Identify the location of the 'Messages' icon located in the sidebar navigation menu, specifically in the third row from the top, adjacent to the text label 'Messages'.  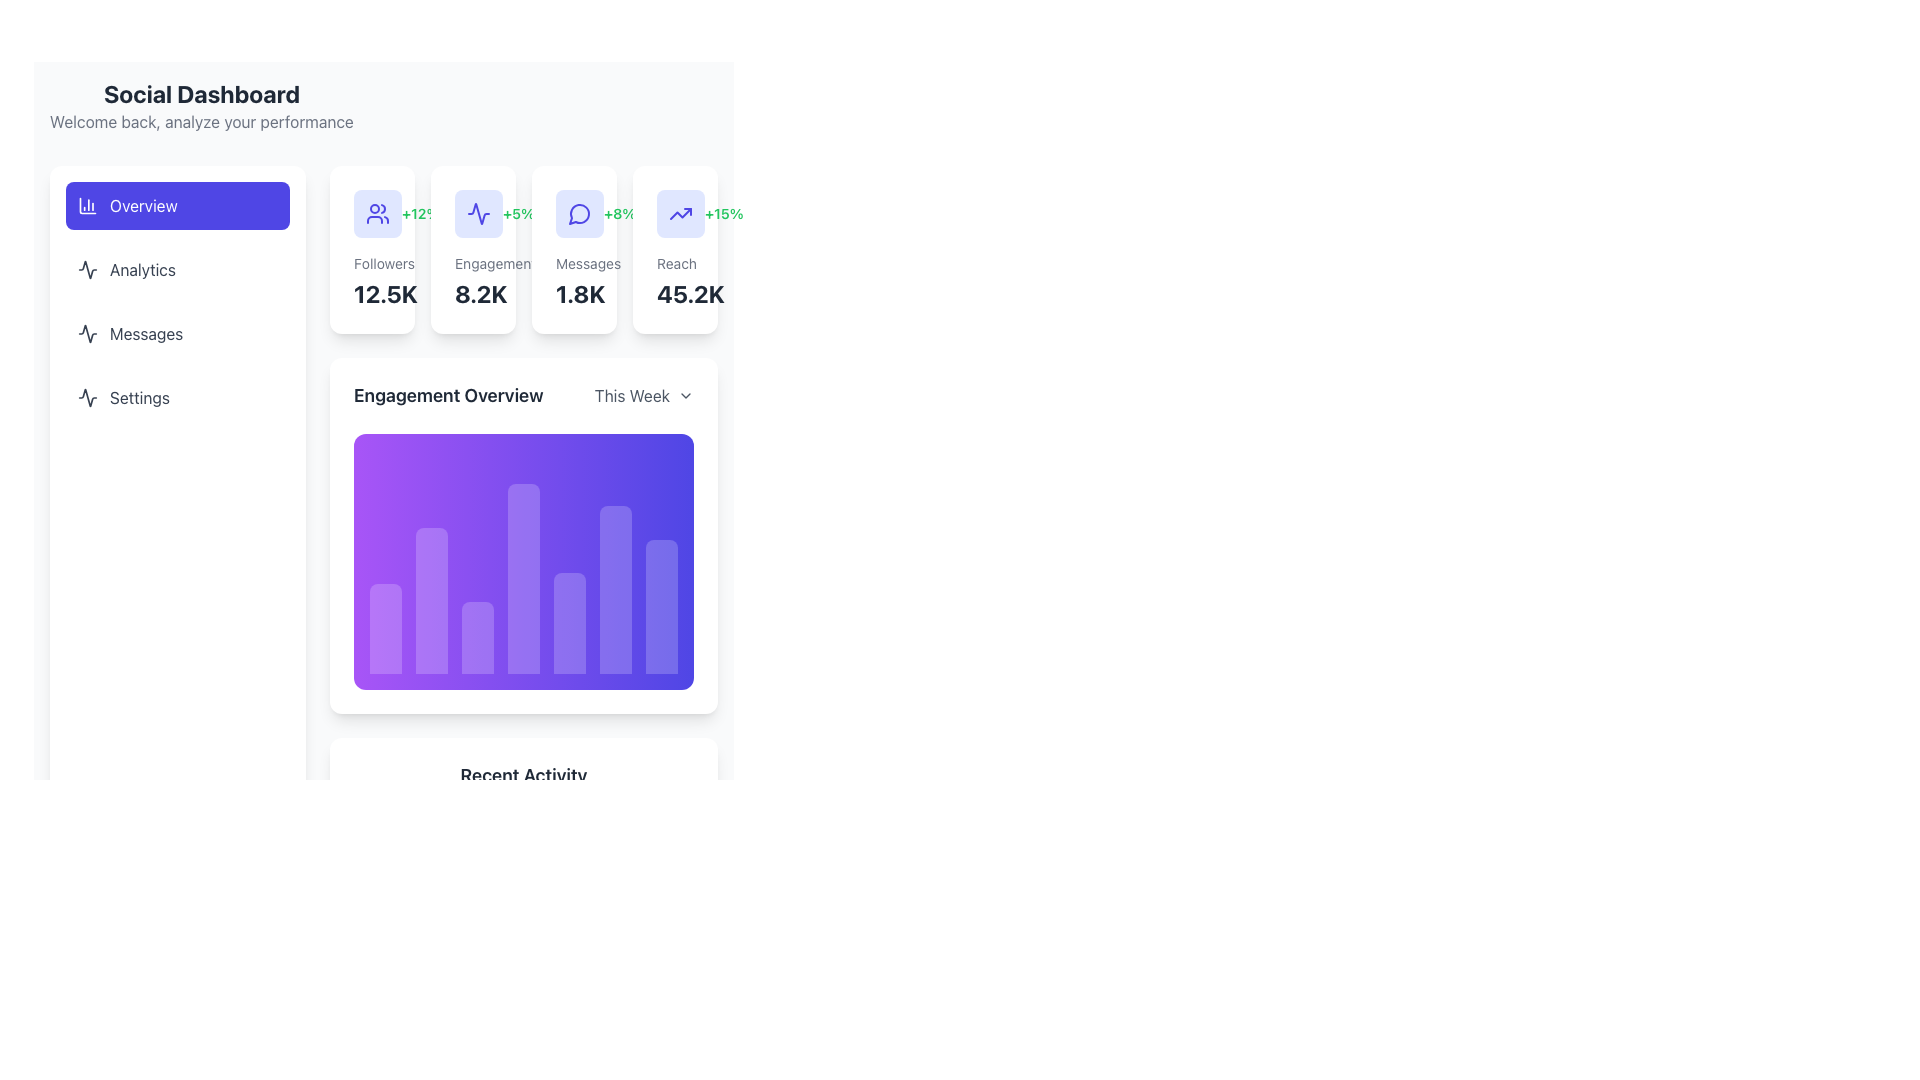
(86, 333).